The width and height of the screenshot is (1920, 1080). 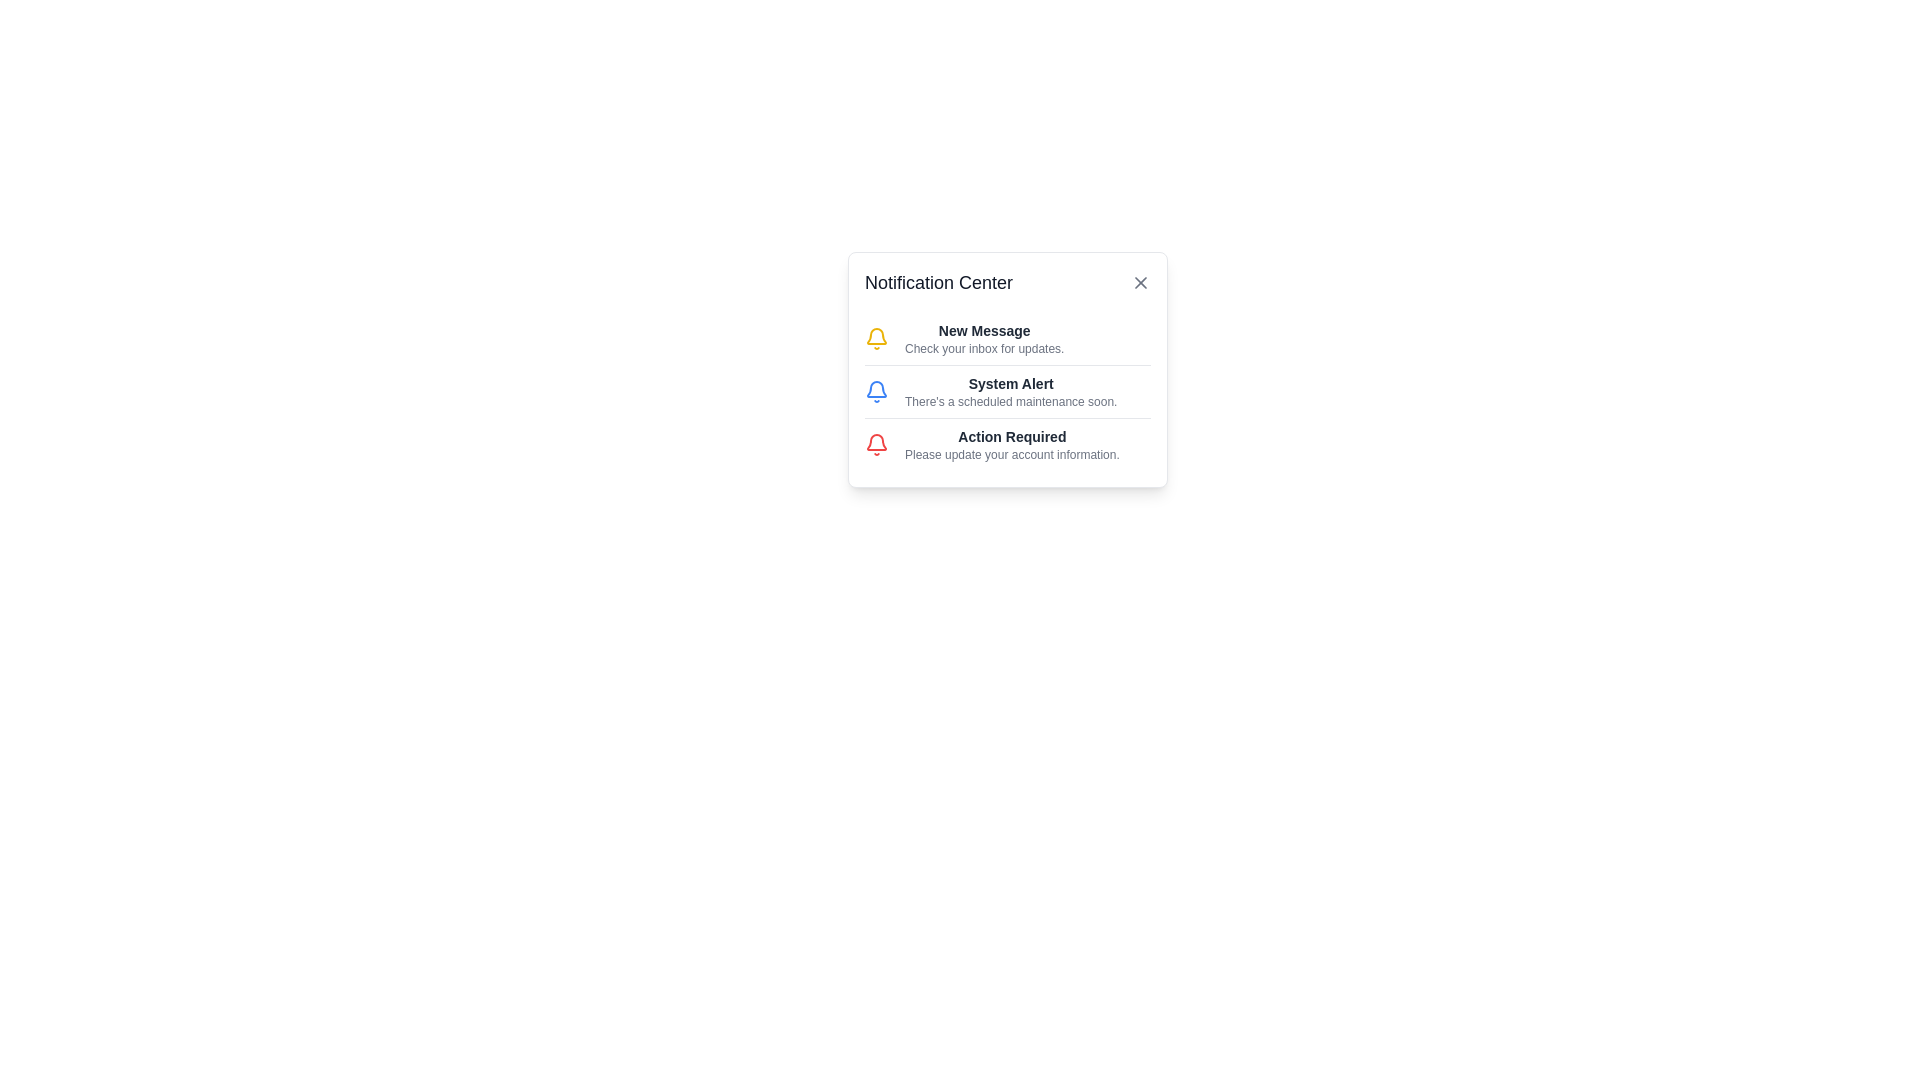 What do you see at coordinates (984, 347) in the screenshot?
I see `the label that displays the message 'Check your inbox for updates.' which is styled in light gray and positioned below 'New Message' in the notification card` at bounding box center [984, 347].